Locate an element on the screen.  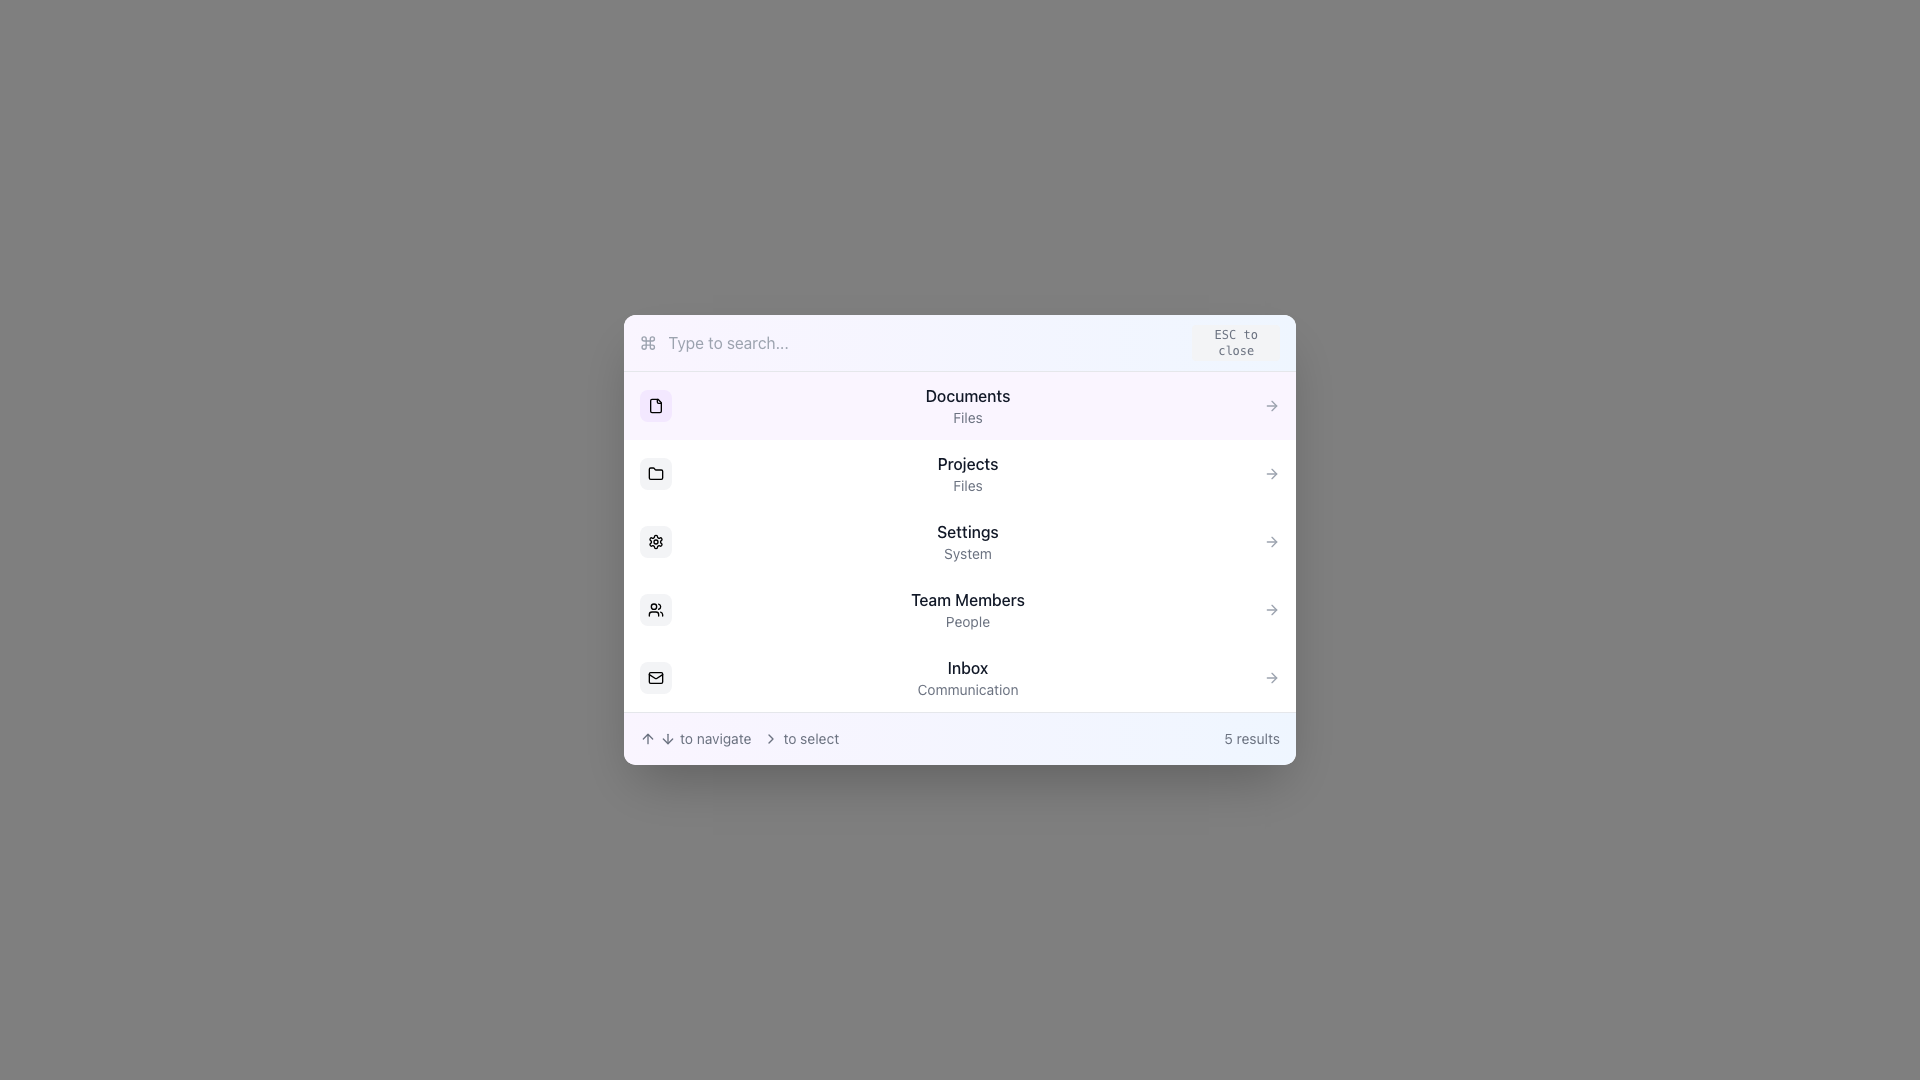
the rightmost icon in the 'Projects' row is located at coordinates (1271, 474).